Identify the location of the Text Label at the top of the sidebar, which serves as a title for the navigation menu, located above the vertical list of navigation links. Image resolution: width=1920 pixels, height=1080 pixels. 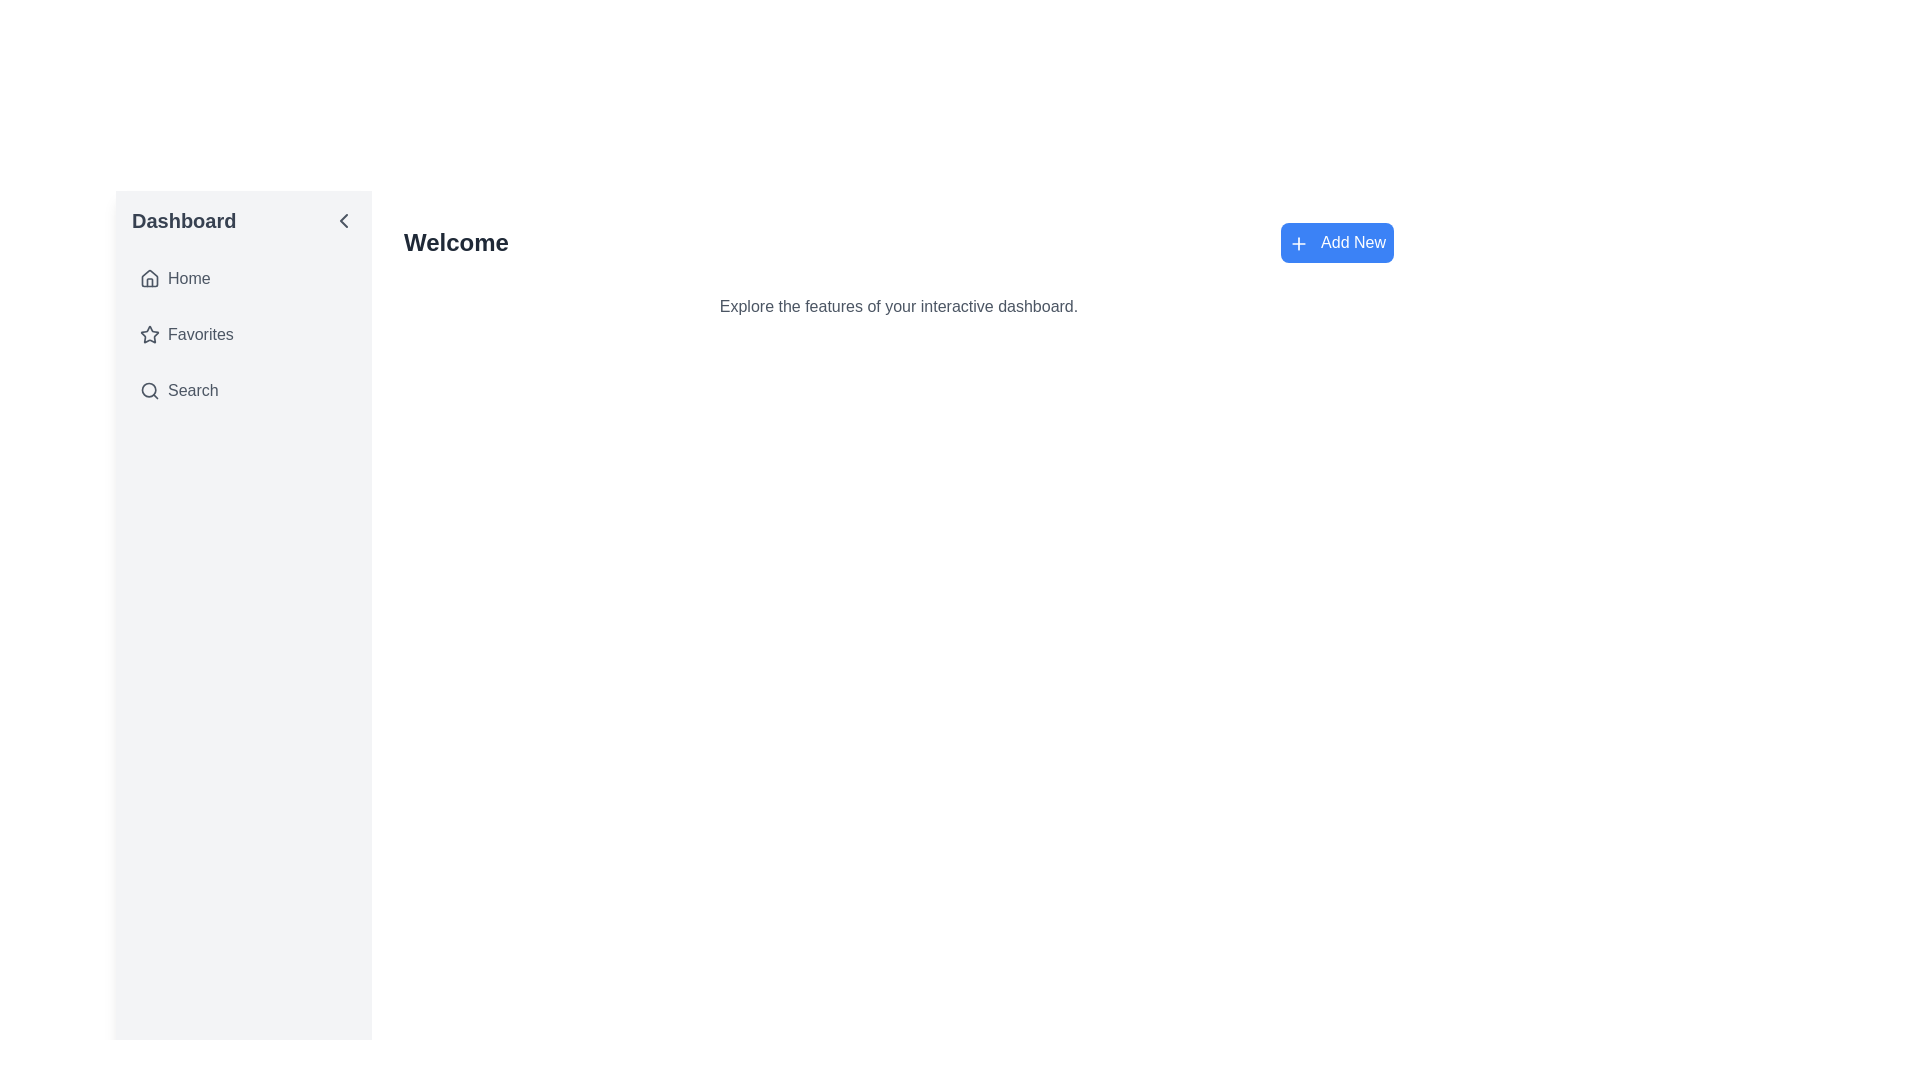
(184, 220).